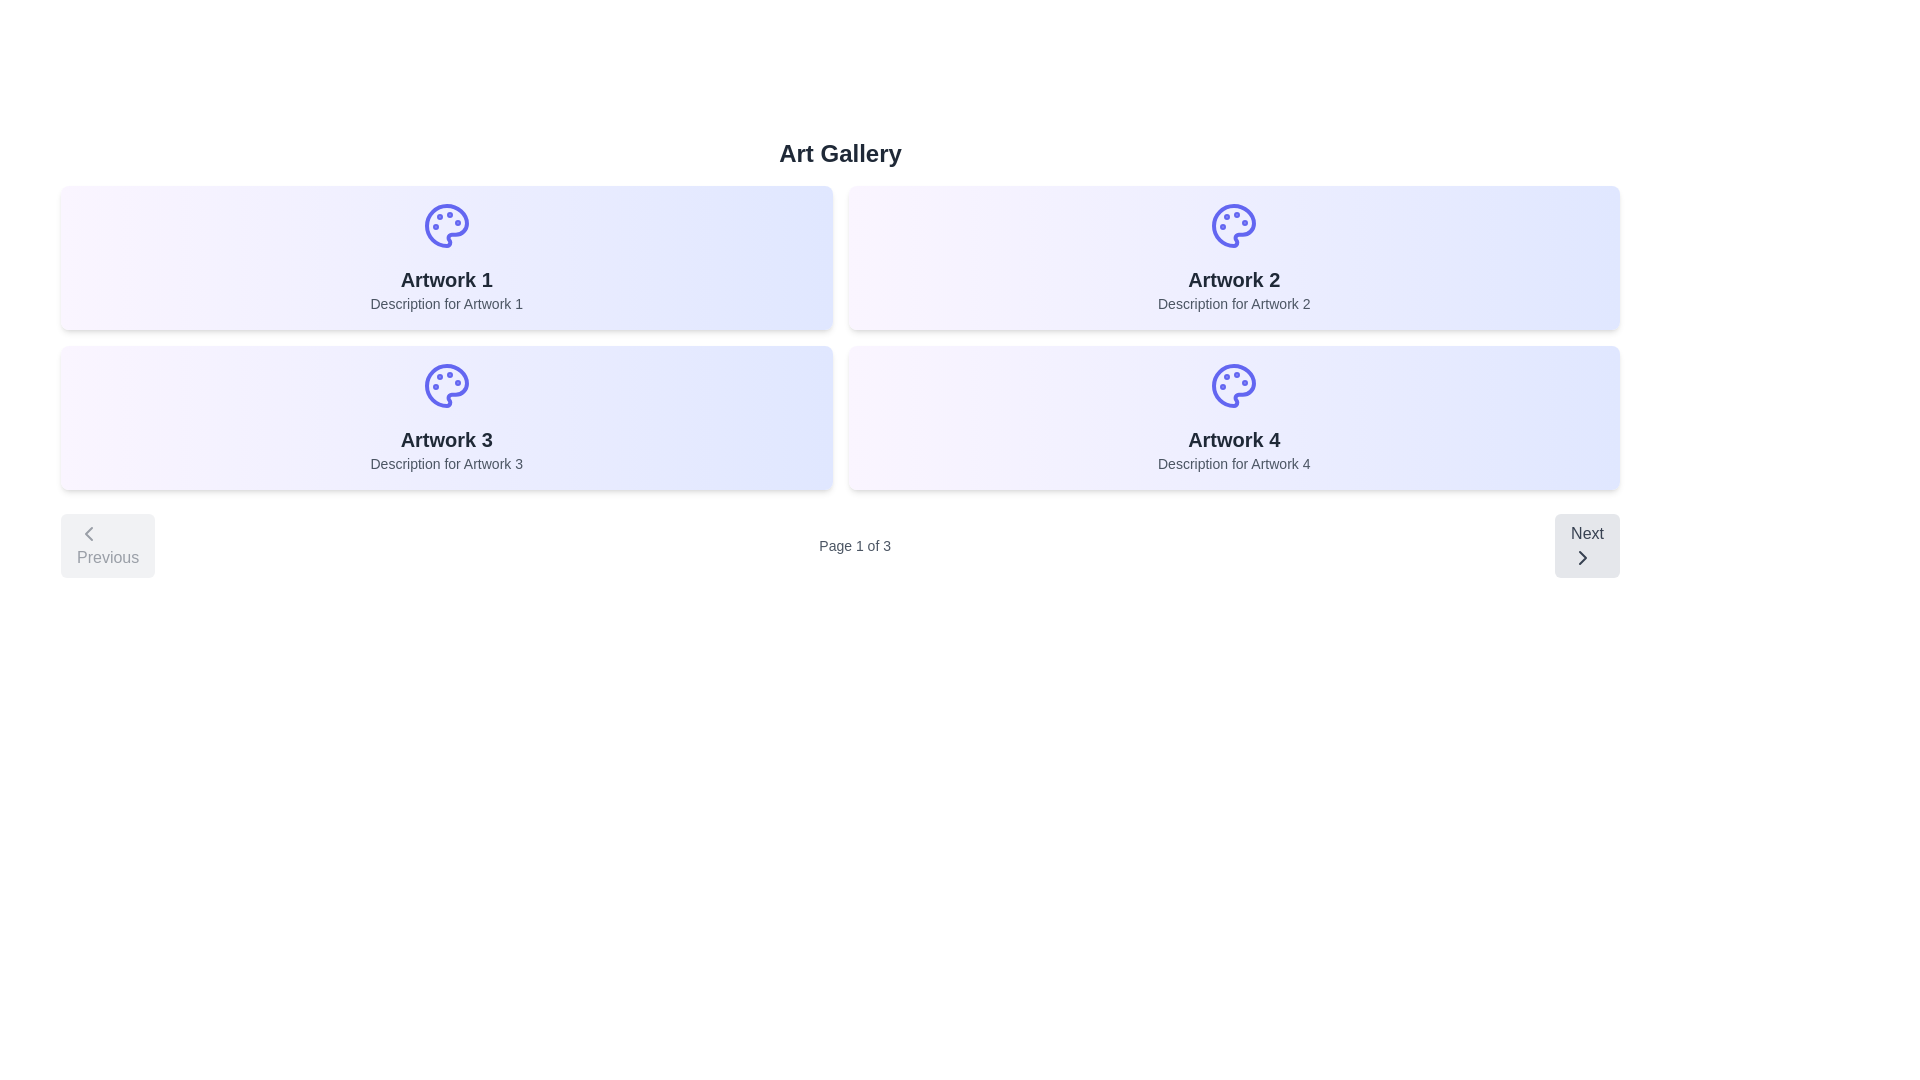 This screenshot has width=1920, height=1080. I want to click on the text label displaying 'Artwork 2' which is located in the top-right quadrant of the UI within the second card of a two-by-two grid, so click(1233, 280).